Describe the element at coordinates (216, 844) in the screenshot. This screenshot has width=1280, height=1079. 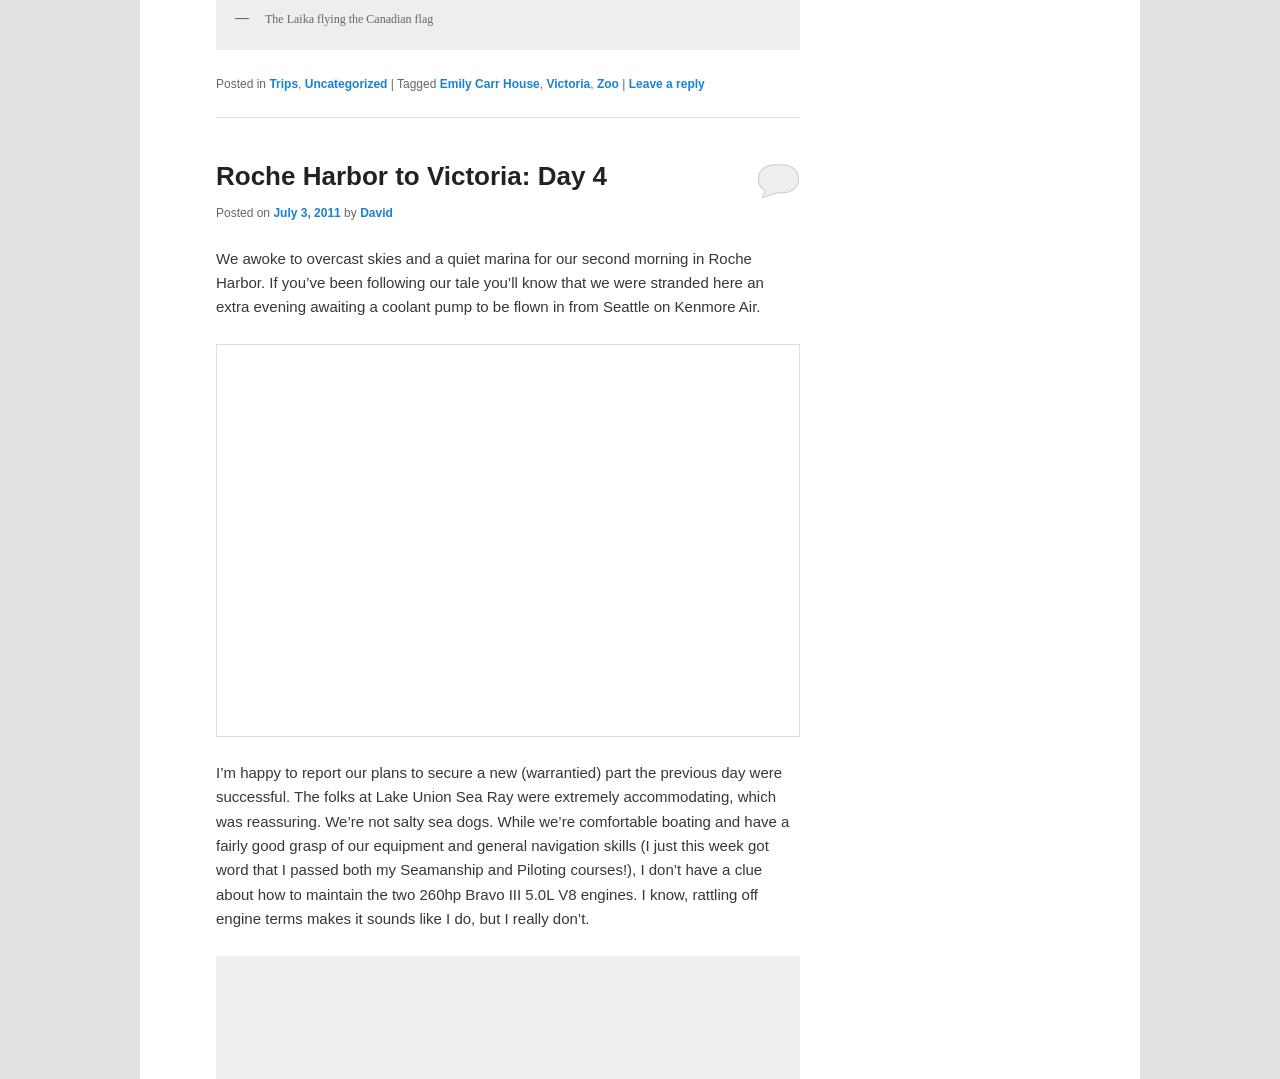
I see `'I’m happy to report our plans to secure a new (warrantied) part the previous day were successful. The folks at Lake Union Sea Ray were extremely accommodating, which was reassuring. We’re not salty sea dogs. While we’re comfortable boating and have a fairly good grasp of our equipment and general navigation skills (I just this week got word that I passed both my Seamanship and Piloting courses!), I don’t have a clue about how to maintain the two 260hp Bravo III 5.0L V8 engines. I know, rattling off engine terms makes it sounds like I do, but I really don’t.'` at that location.